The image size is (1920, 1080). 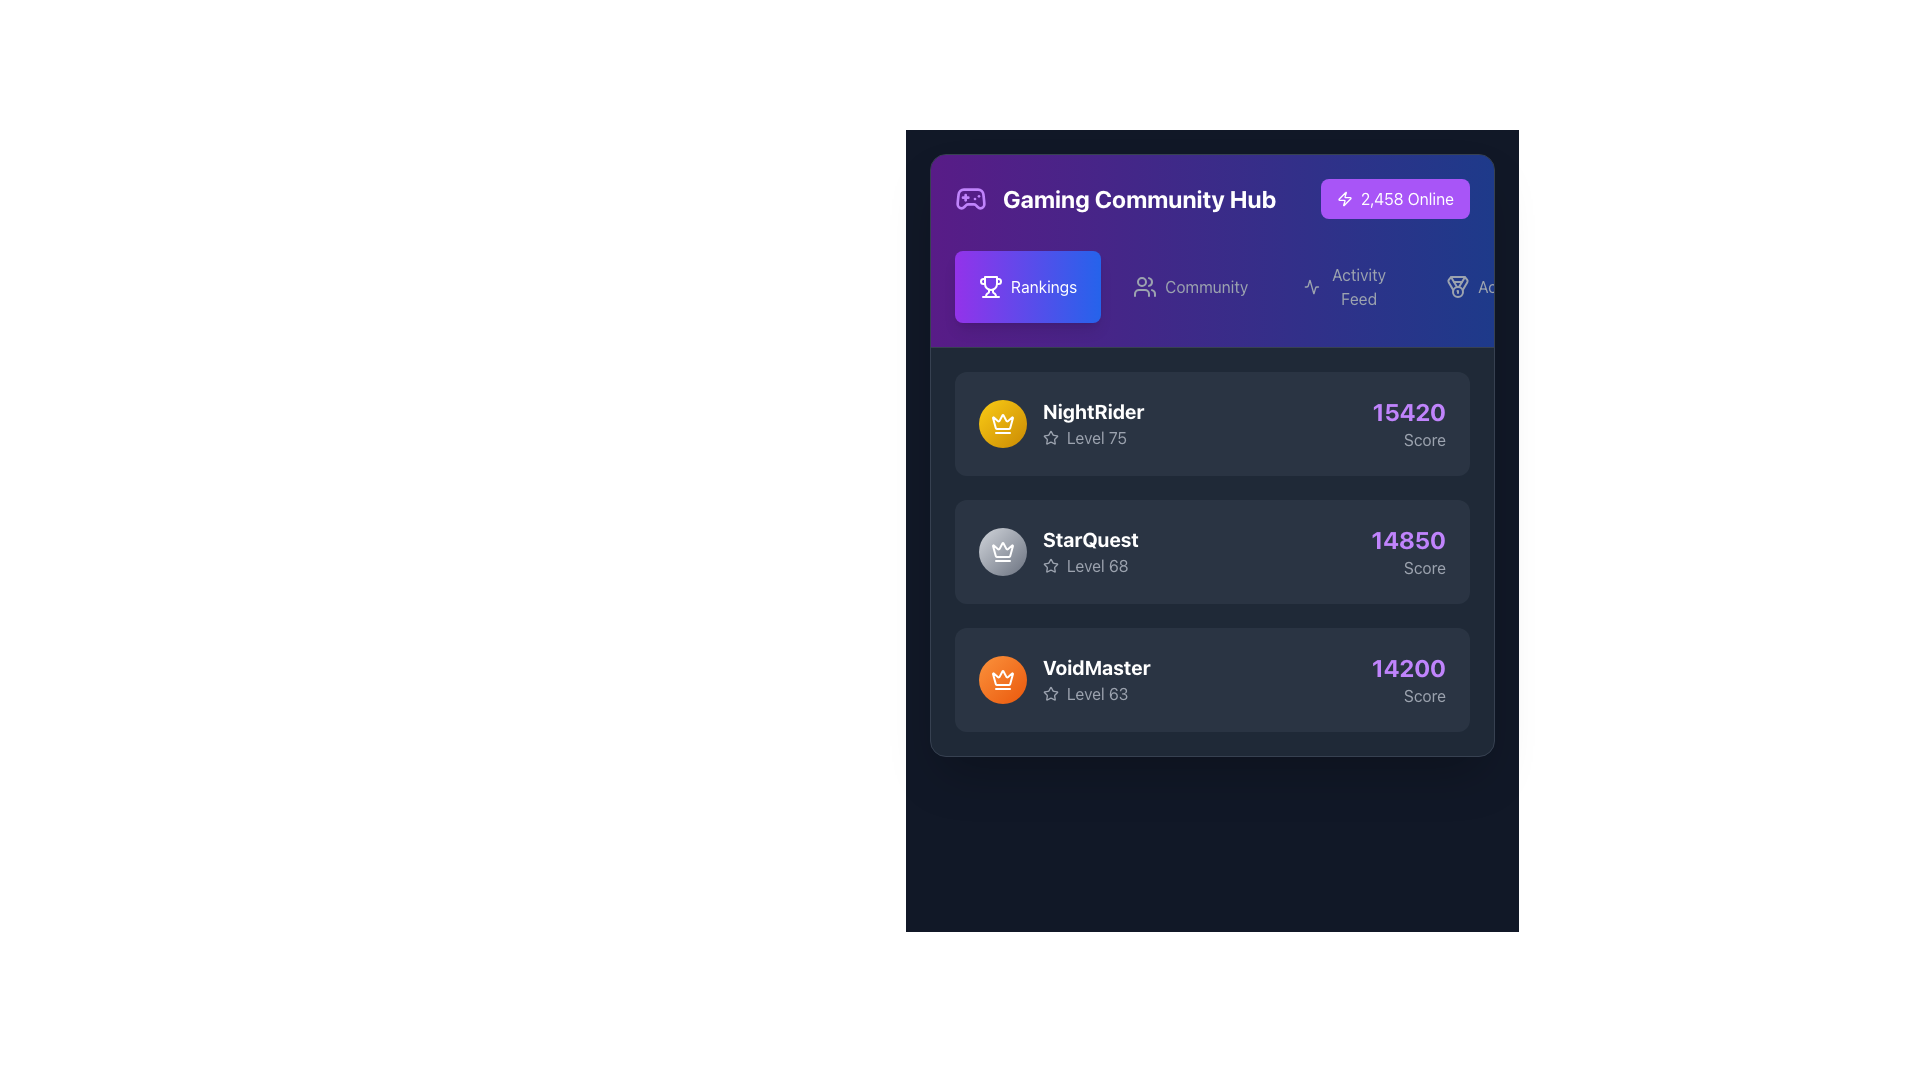 What do you see at coordinates (970, 199) in the screenshot?
I see `the stylized gamepad icon in the top-left corner of the page, which is rendered in a purple tint and located above the 'Gaming Community Hub' text` at bounding box center [970, 199].